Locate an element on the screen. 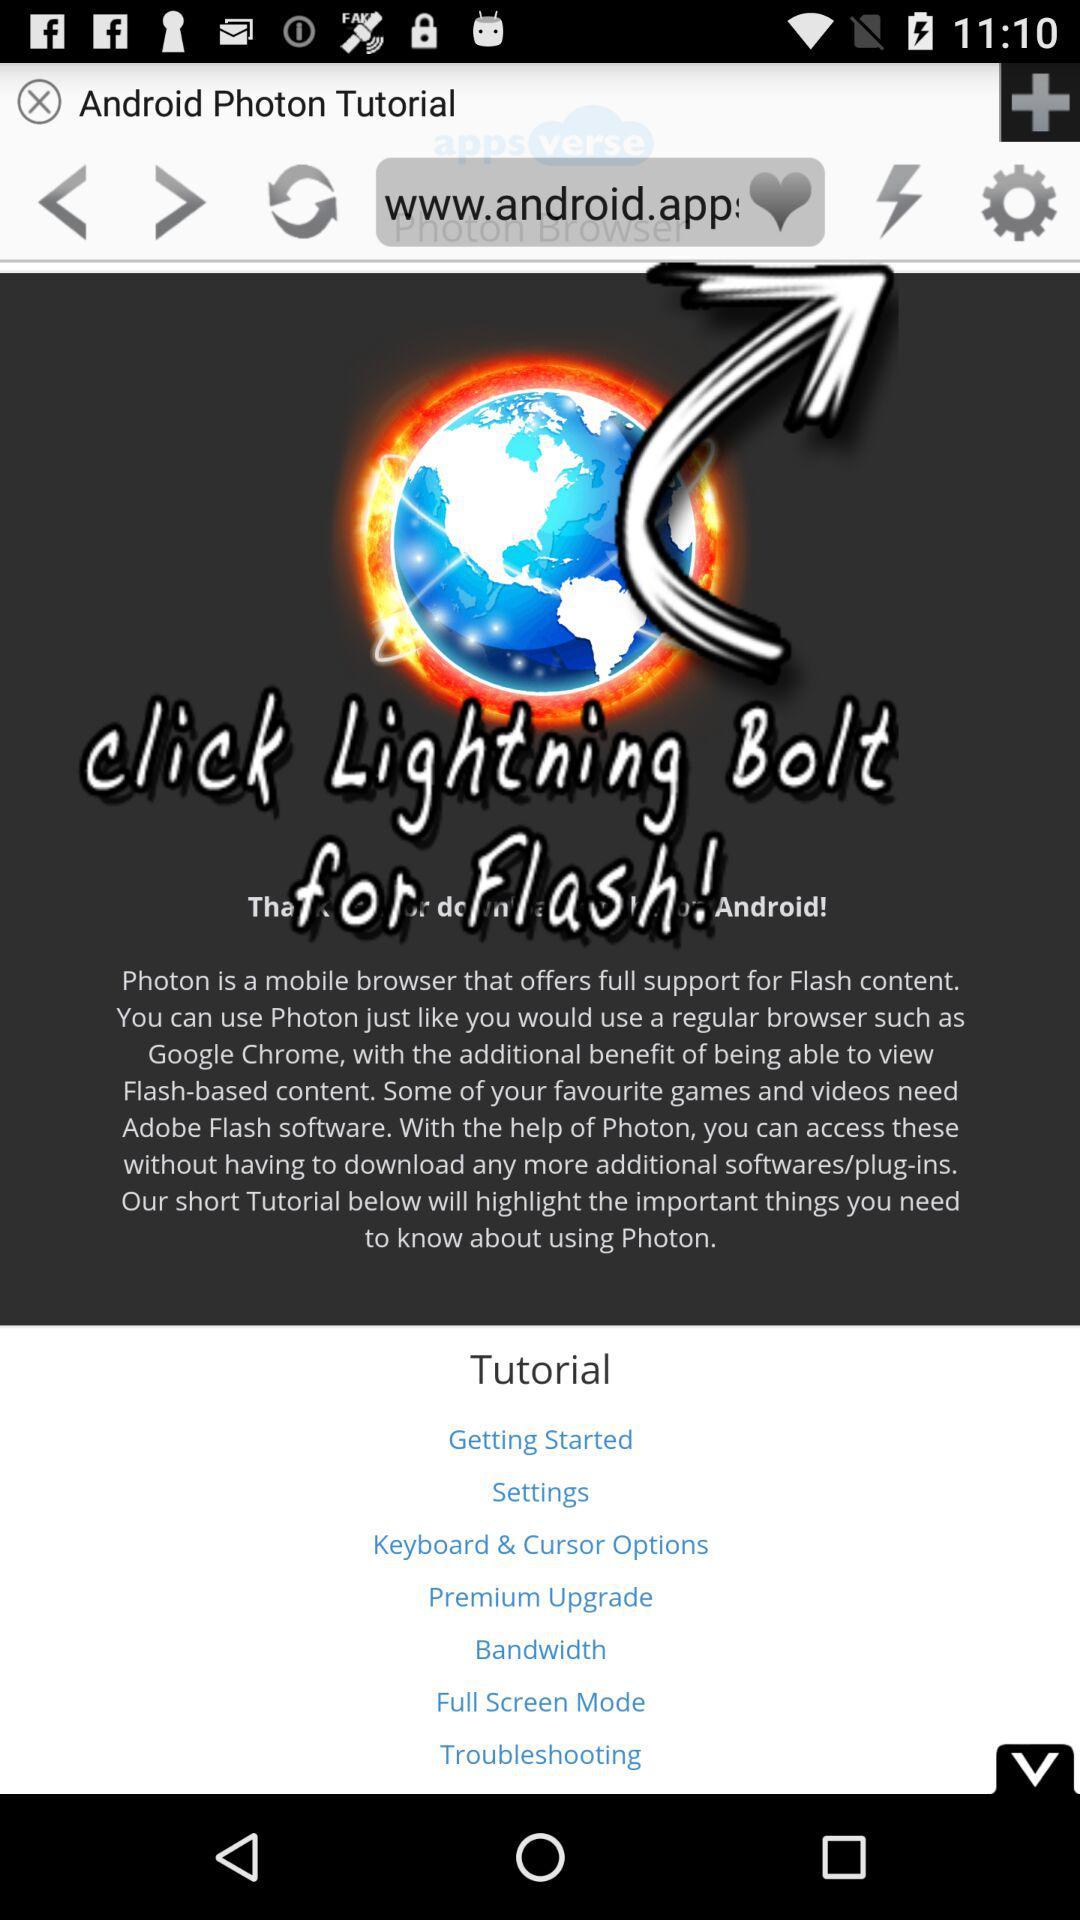 The image size is (1080, 1920). the settings icon is located at coordinates (1019, 216).